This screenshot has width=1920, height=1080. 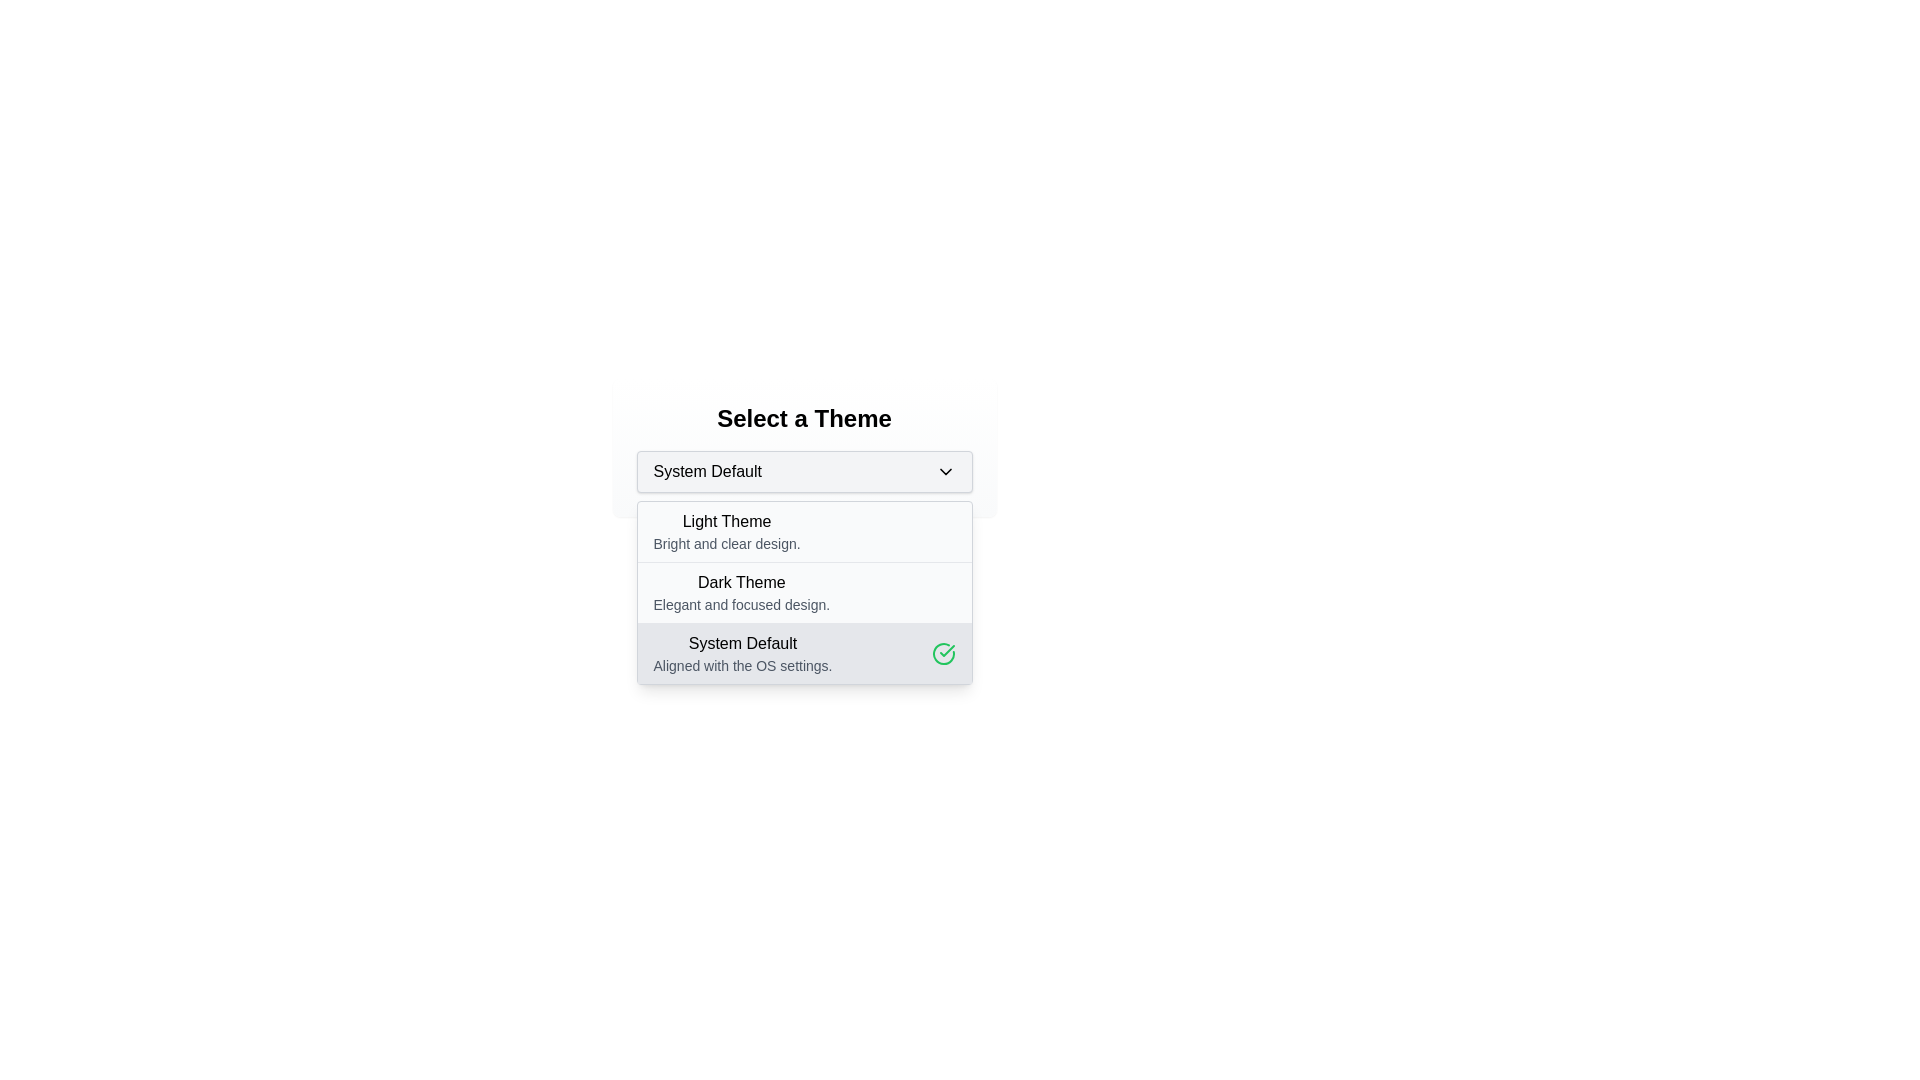 What do you see at coordinates (742, 654) in the screenshot?
I see `the third option in the 'Select a Theme' dropdown menu` at bounding box center [742, 654].